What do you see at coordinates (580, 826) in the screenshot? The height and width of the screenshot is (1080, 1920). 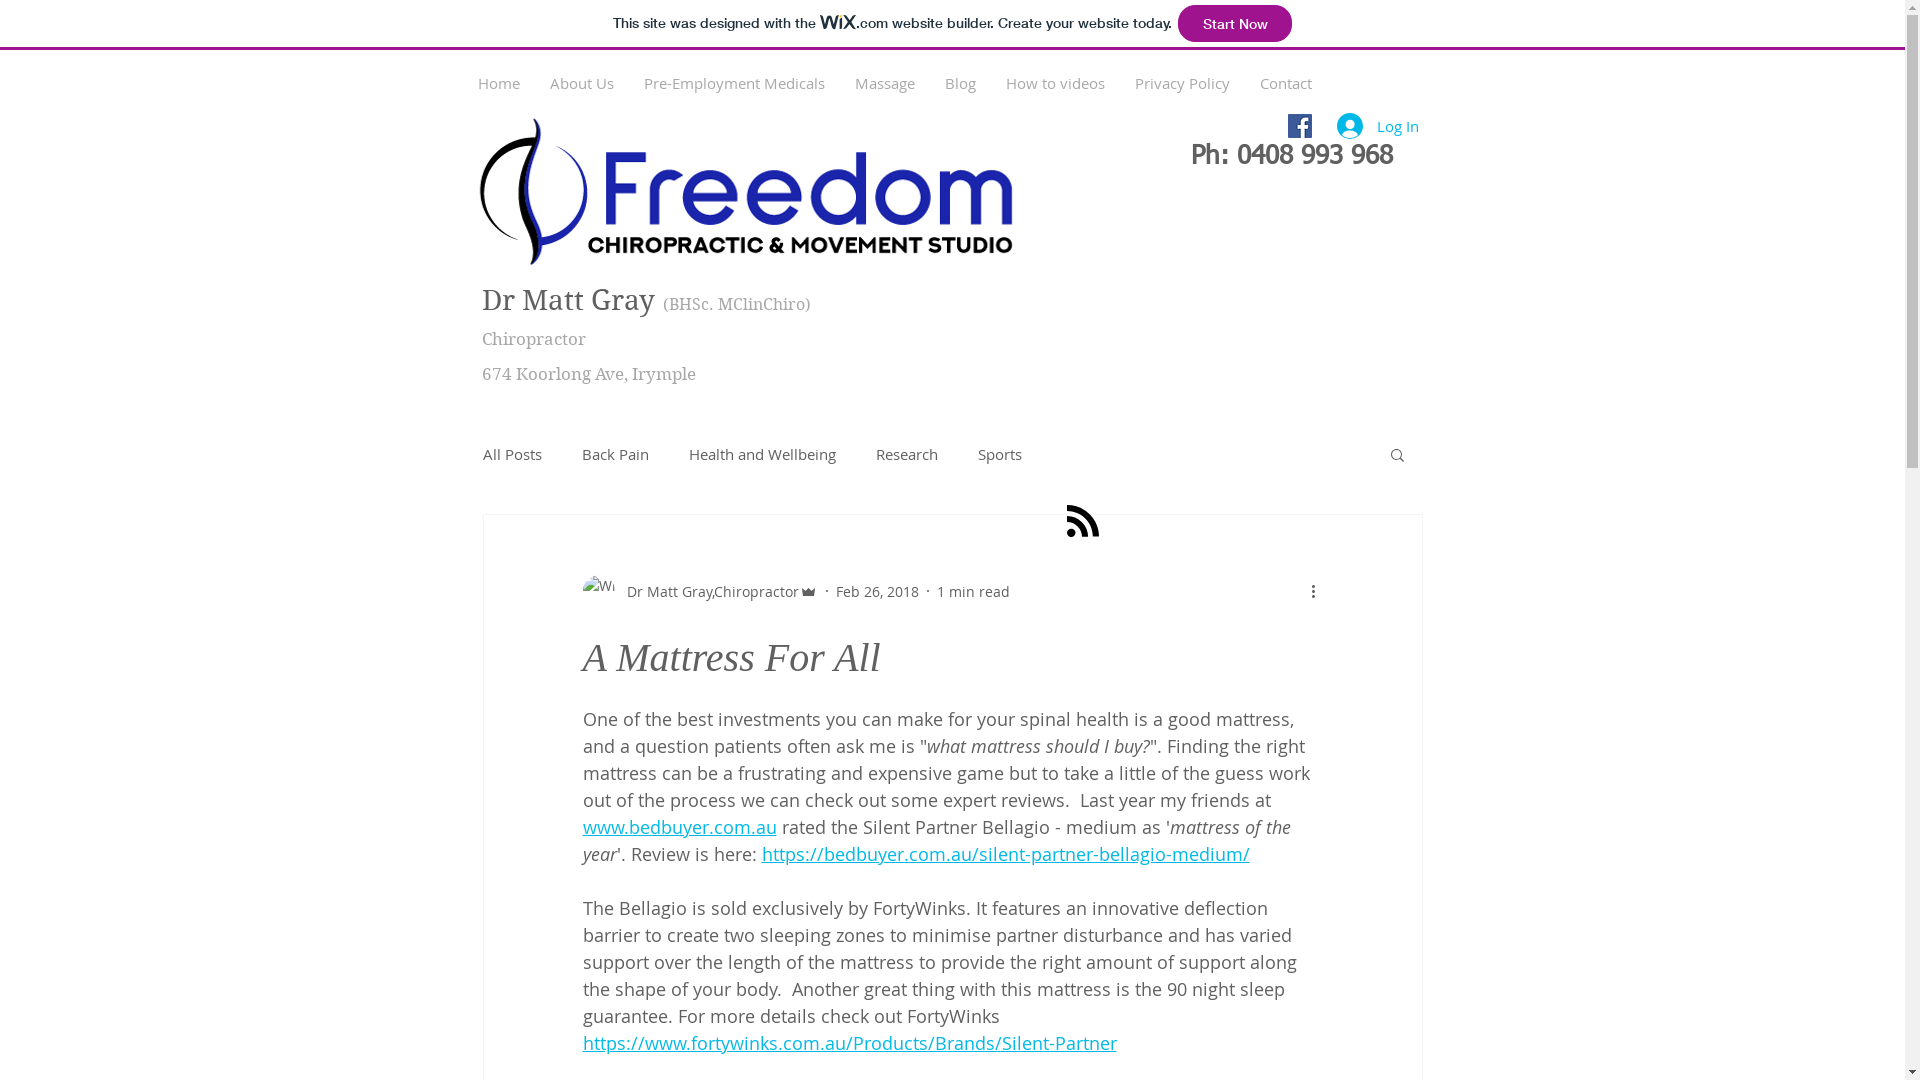 I see `'www.bedbuyer.com.au'` at bounding box center [580, 826].